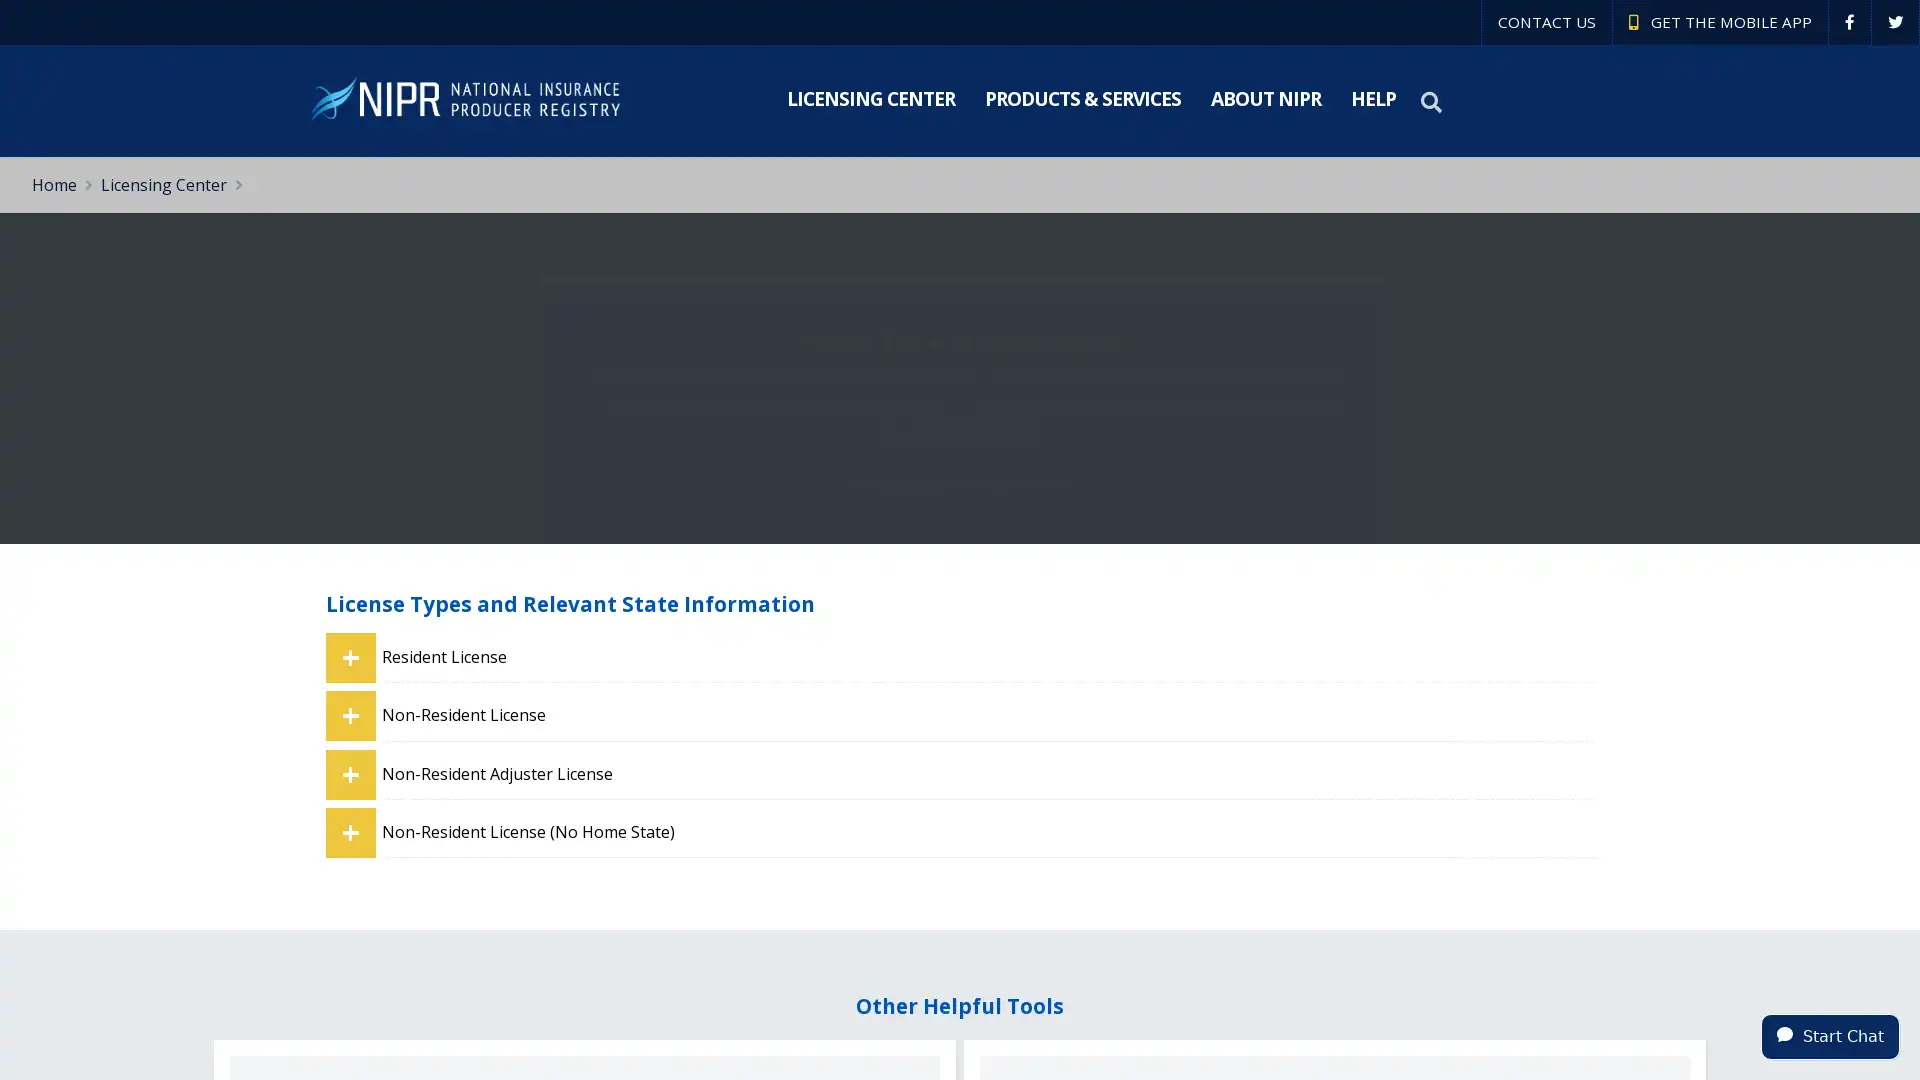 This screenshot has height=1080, width=1920. I want to click on Search NIPR, so click(1433, 101).